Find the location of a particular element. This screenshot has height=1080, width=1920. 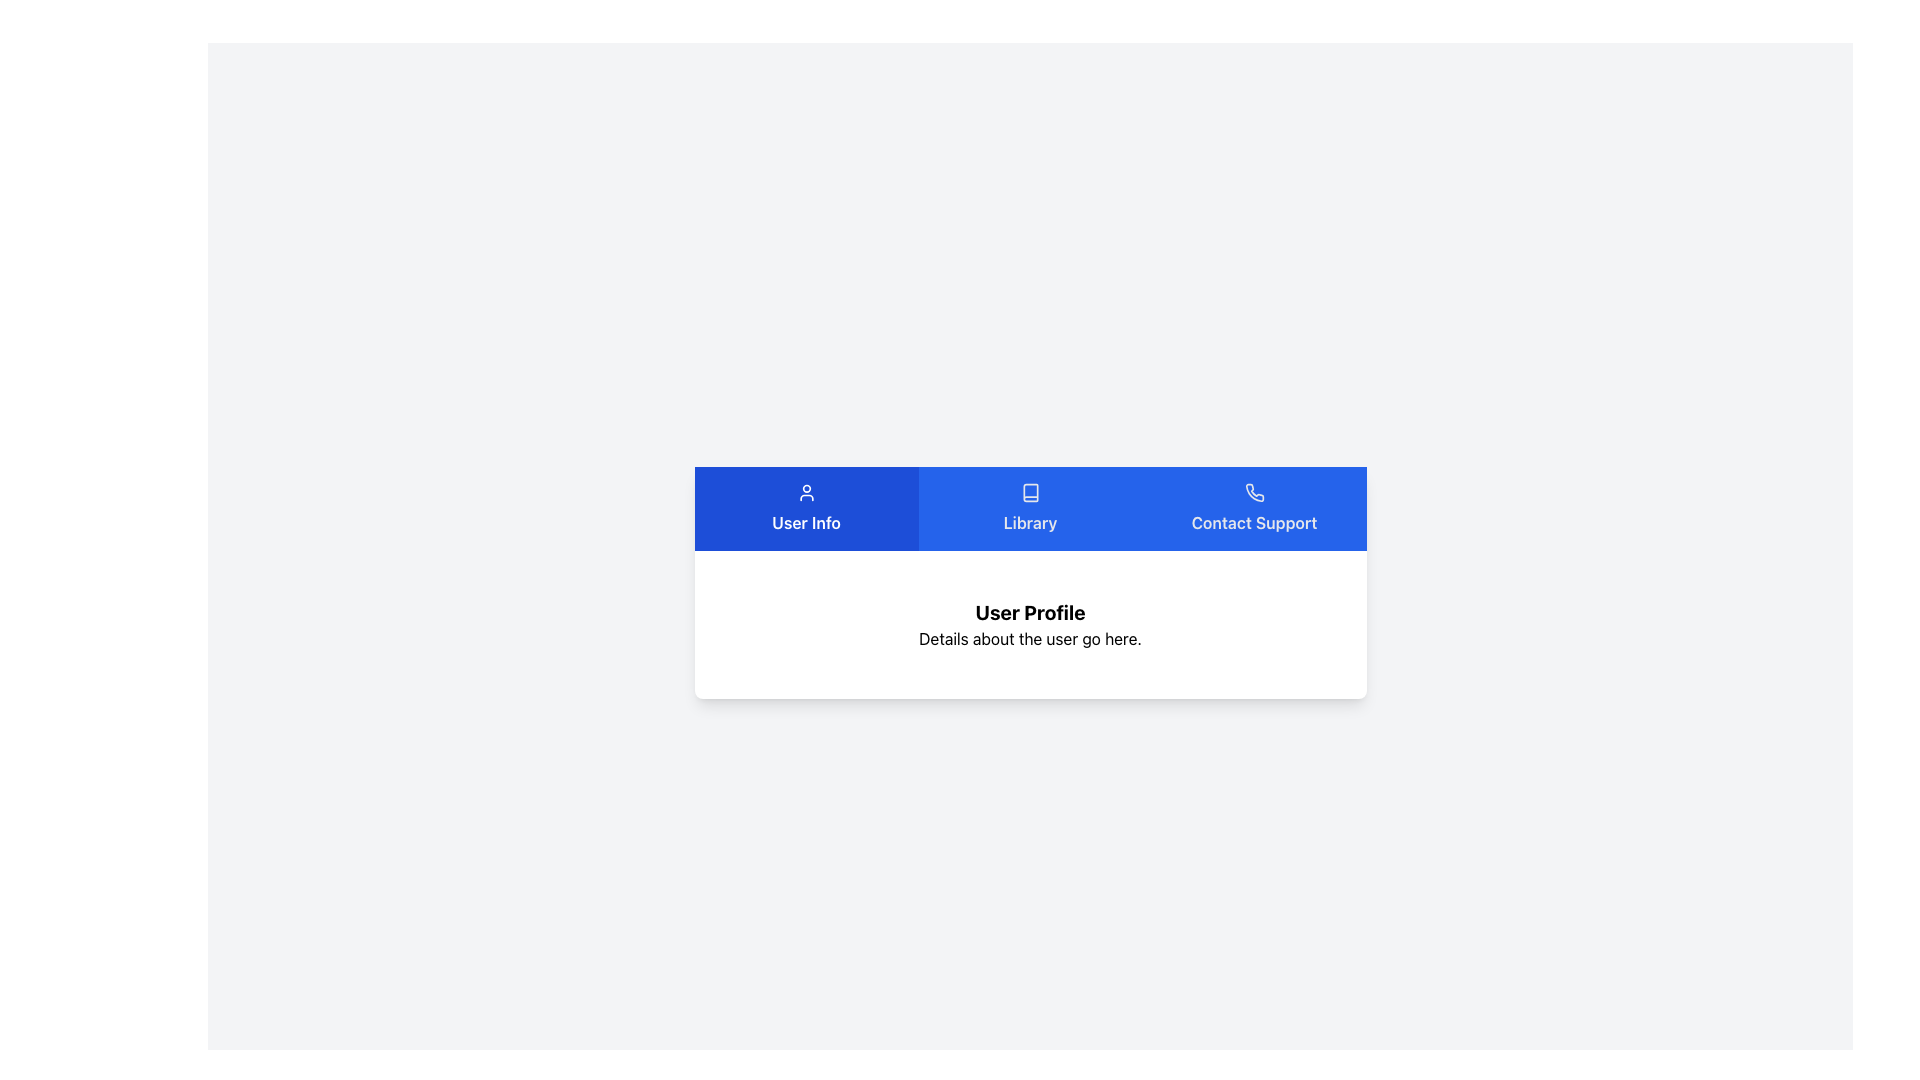

the 'Contact Support' text label element, which is a white, bold text on a blue background located at the bottom-right corner of the navigation bar is located at coordinates (1253, 522).